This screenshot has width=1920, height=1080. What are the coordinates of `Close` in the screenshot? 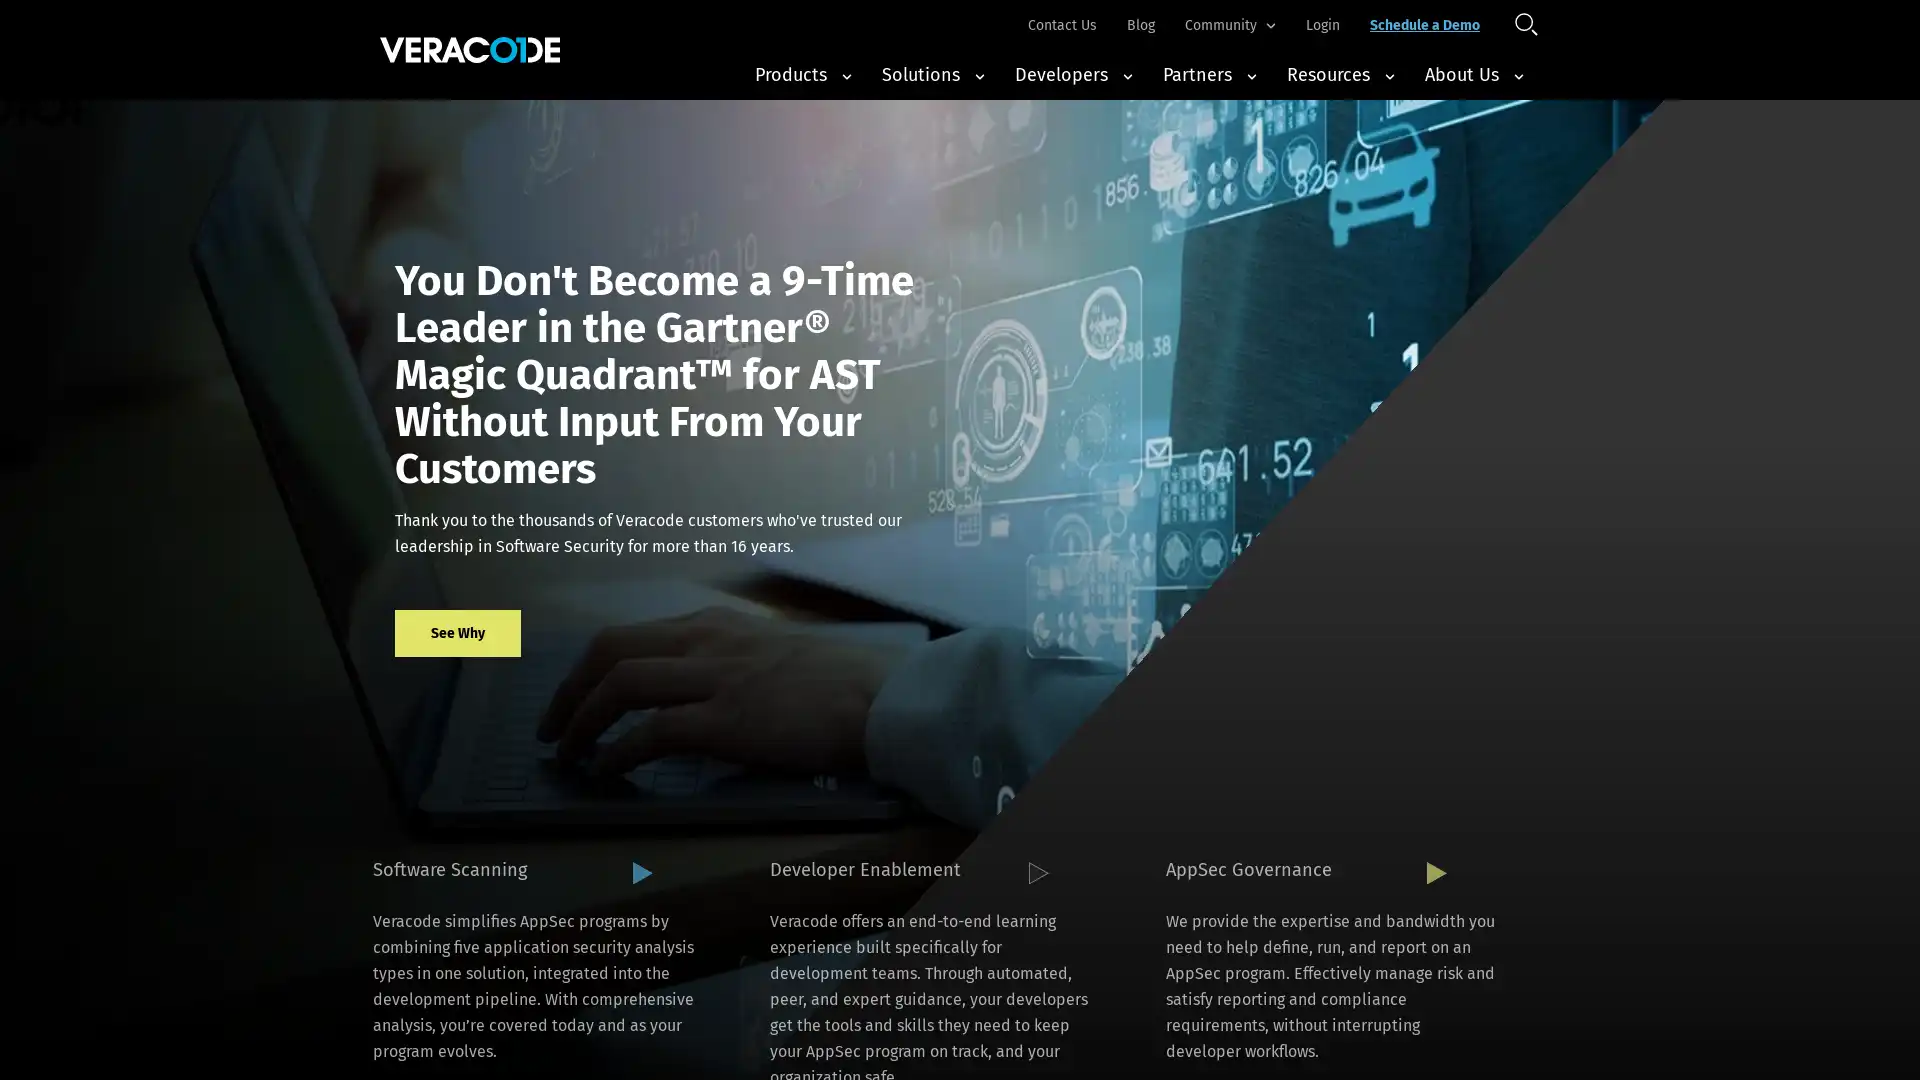 It's located at (1886, 1003).